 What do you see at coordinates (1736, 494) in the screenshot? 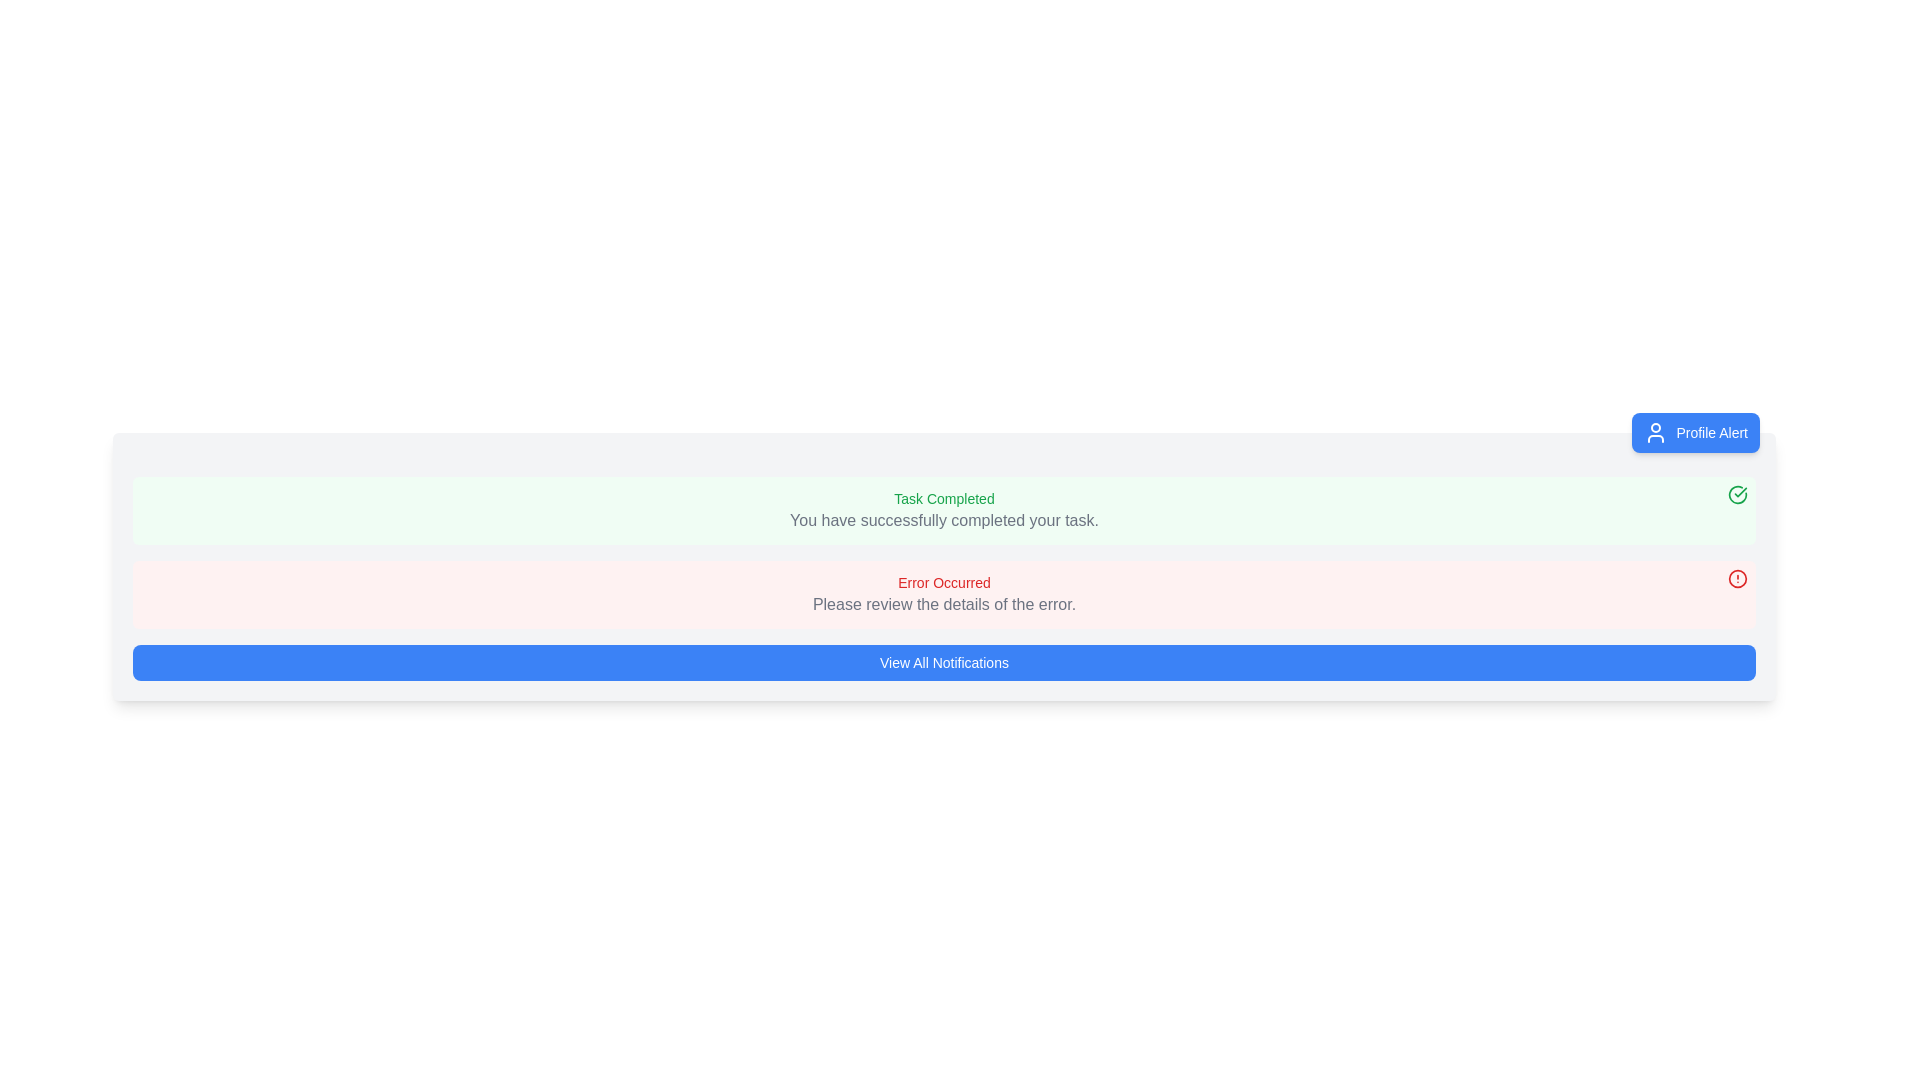
I see `the success indicator icon located at the top-right corner of the 'Task Completed' notification card, which reassures the user of the successful completion of their task` at bounding box center [1736, 494].